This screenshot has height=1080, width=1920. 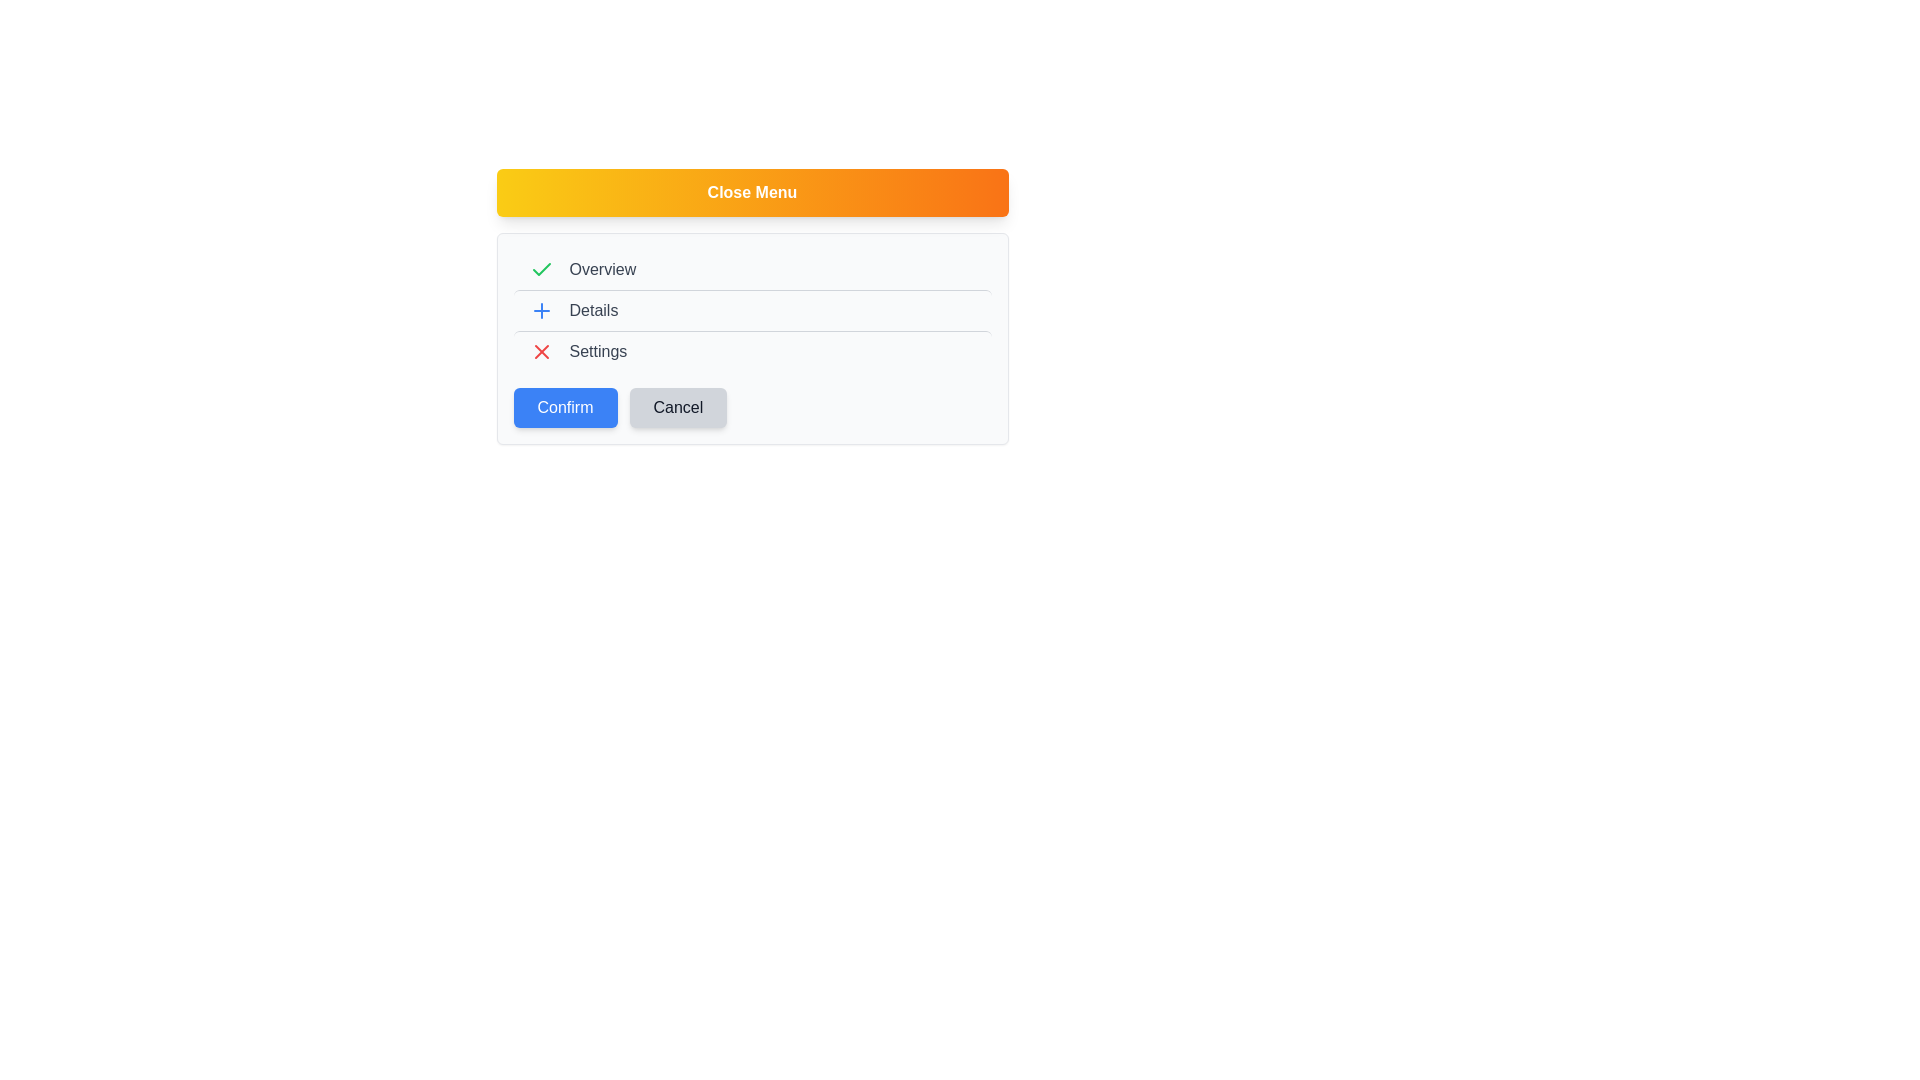 What do you see at coordinates (751, 192) in the screenshot?
I see `the main button to toggle the menu open/close state` at bounding box center [751, 192].